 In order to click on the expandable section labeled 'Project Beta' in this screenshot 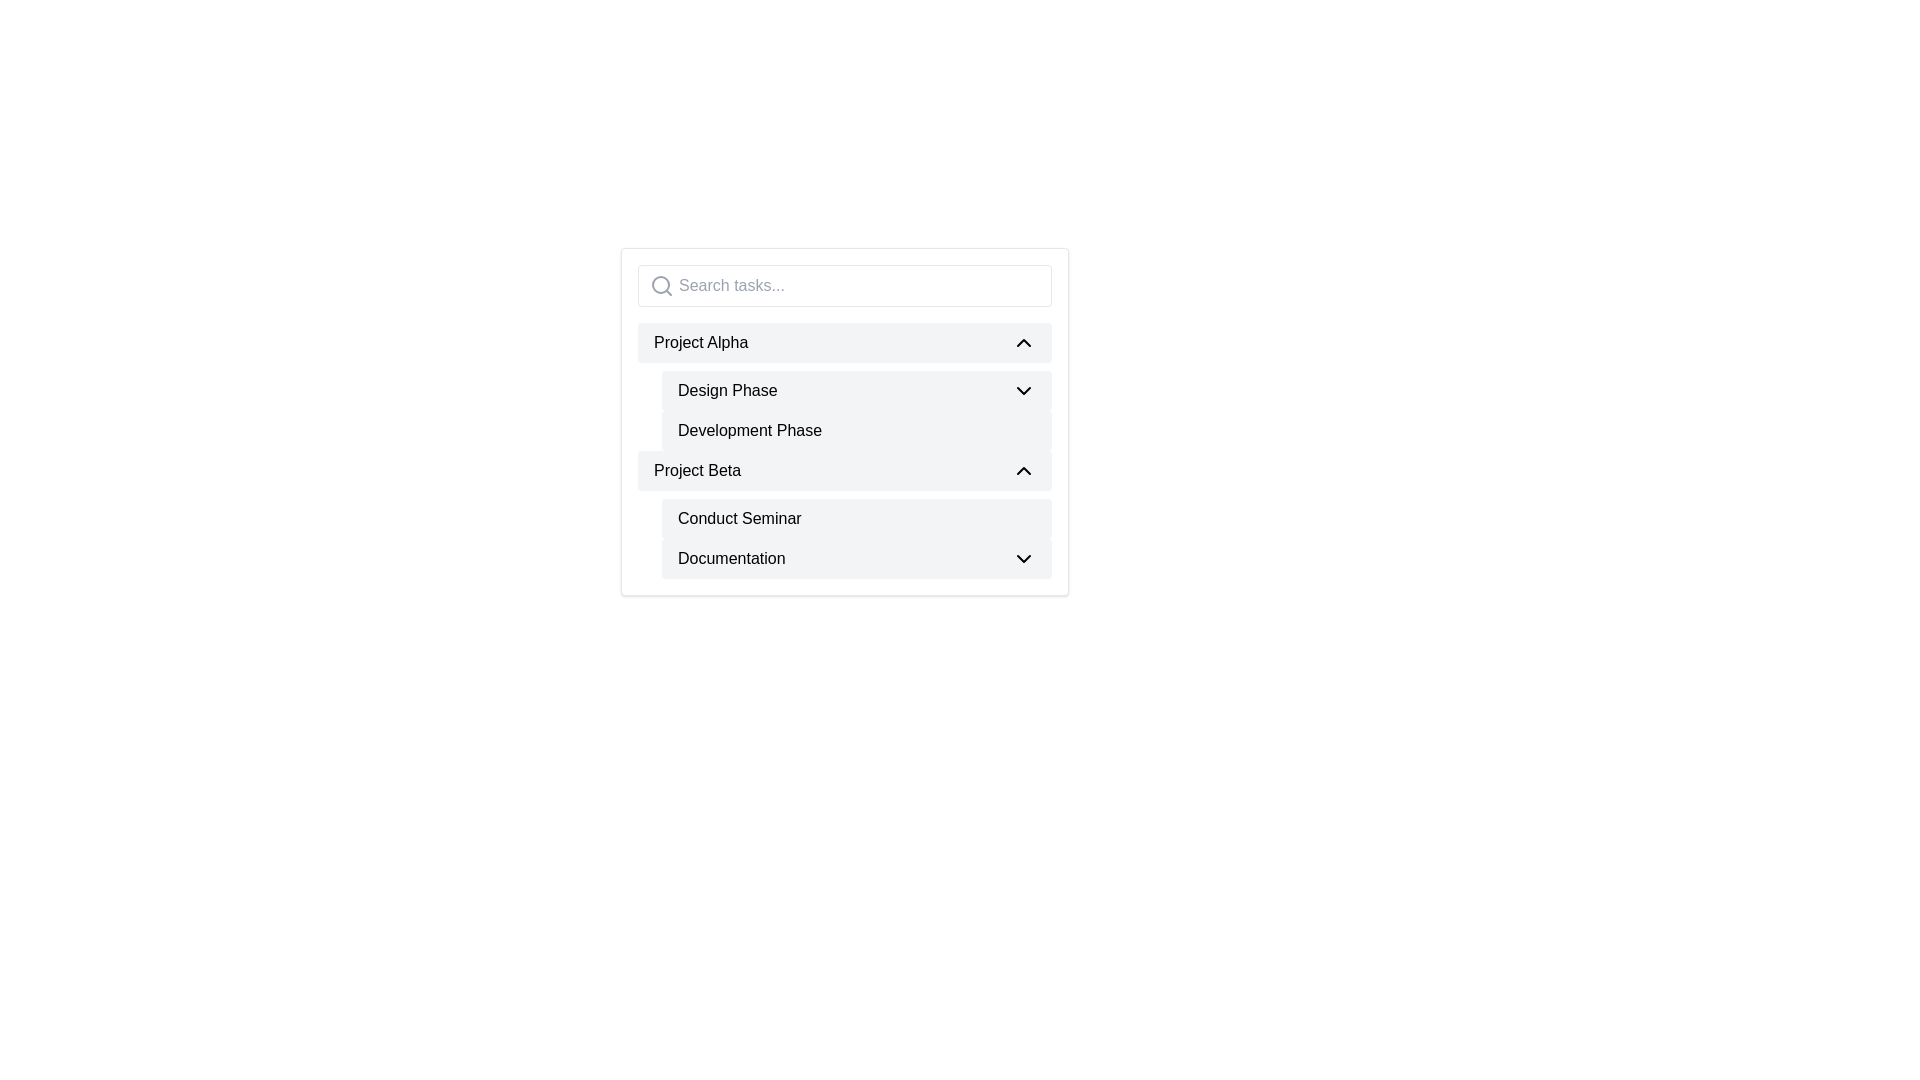, I will do `click(844, 514)`.